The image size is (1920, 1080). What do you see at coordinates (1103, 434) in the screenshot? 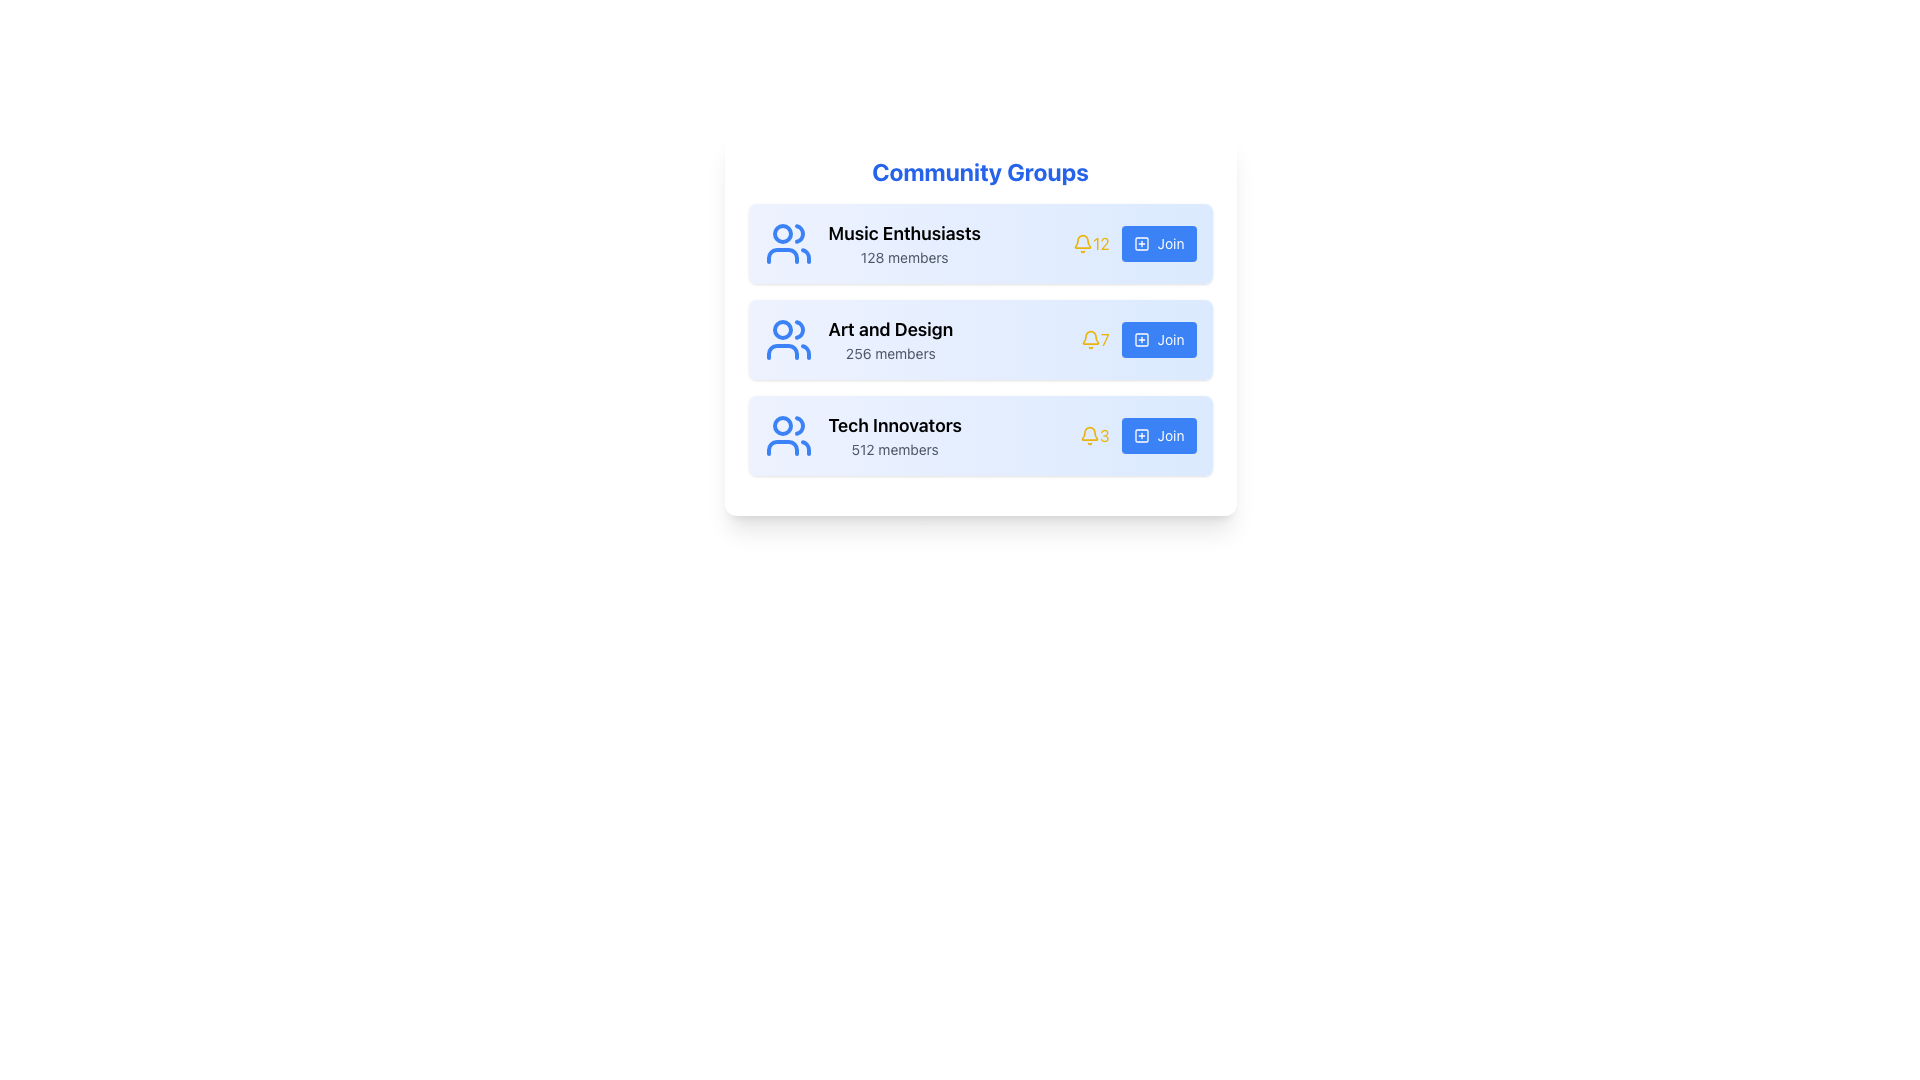
I see `the static text element displaying the numeral '3', which is located to the right of a bell icon in a horizontal layout` at bounding box center [1103, 434].